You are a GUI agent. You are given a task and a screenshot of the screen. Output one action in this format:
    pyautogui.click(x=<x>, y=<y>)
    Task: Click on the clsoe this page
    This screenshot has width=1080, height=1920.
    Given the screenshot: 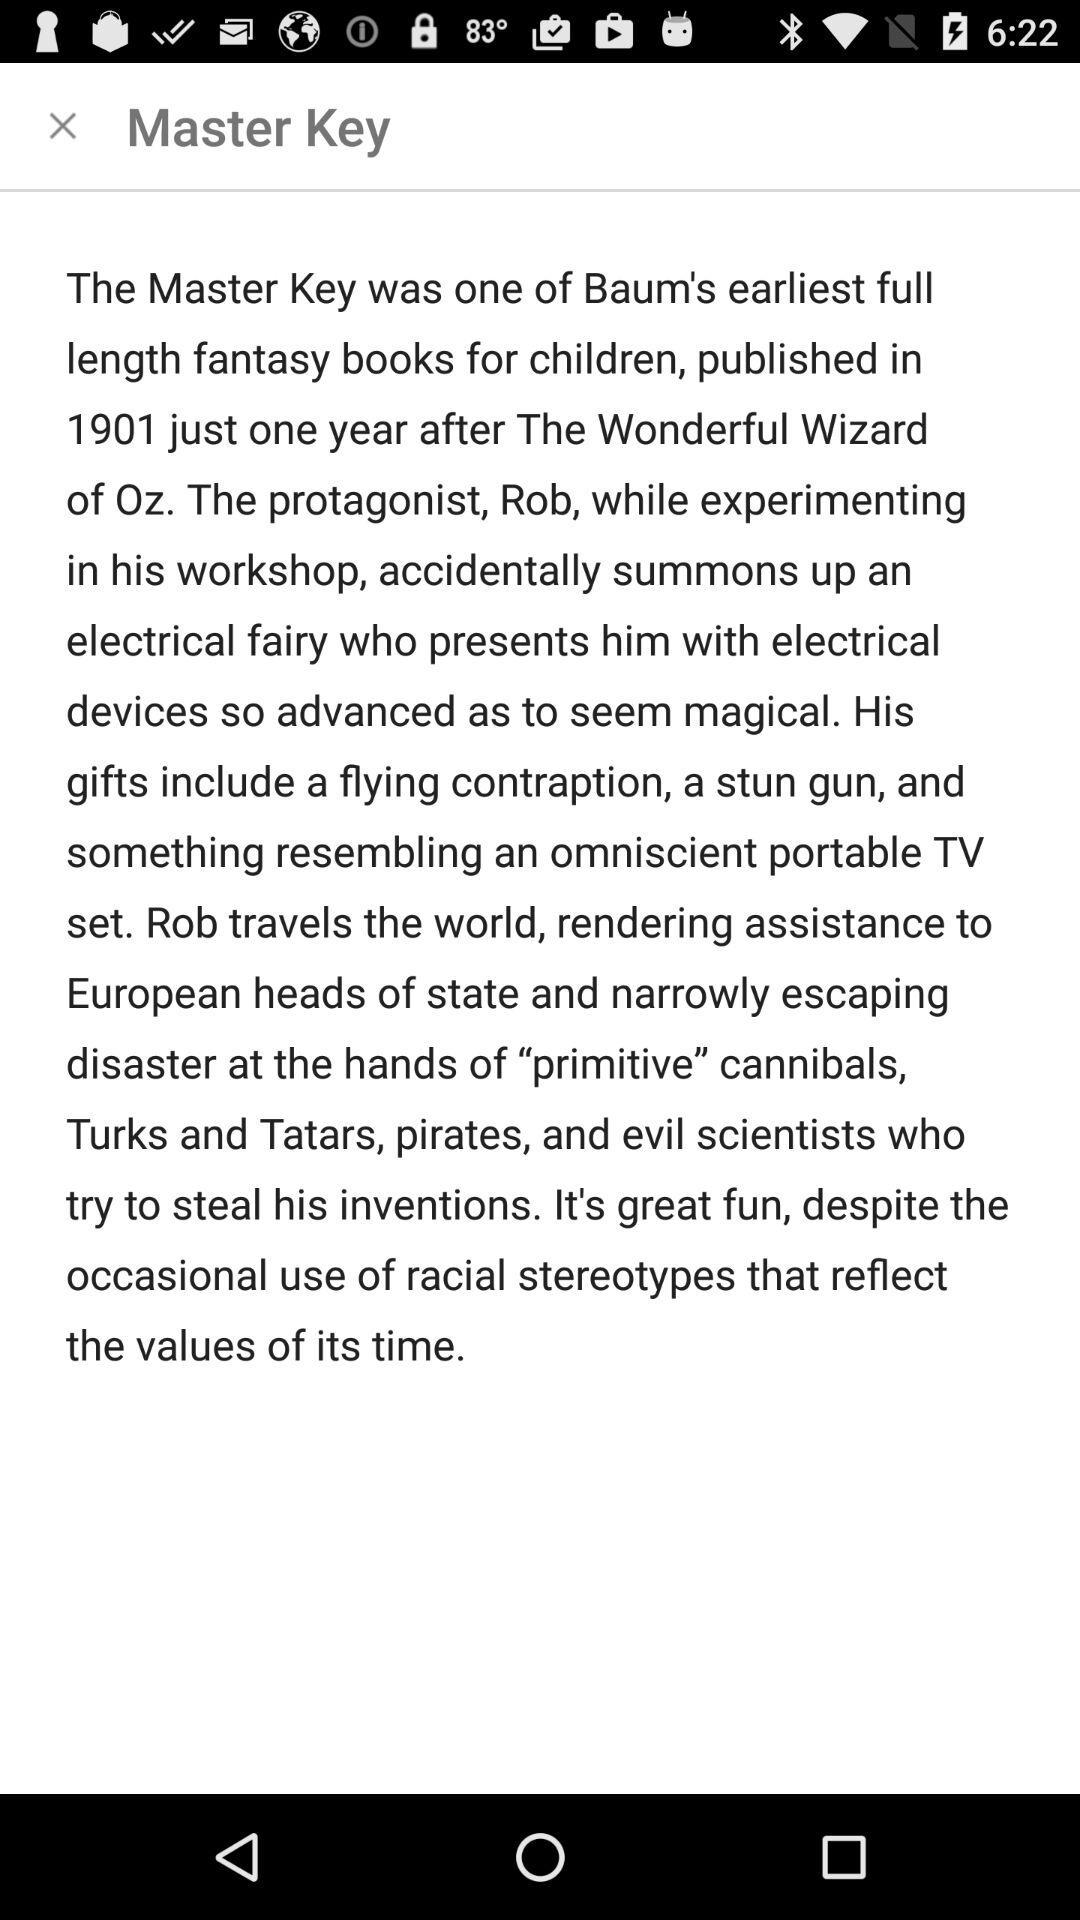 What is the action you would take?
    pyautogui.click(x=61, y=124)
    